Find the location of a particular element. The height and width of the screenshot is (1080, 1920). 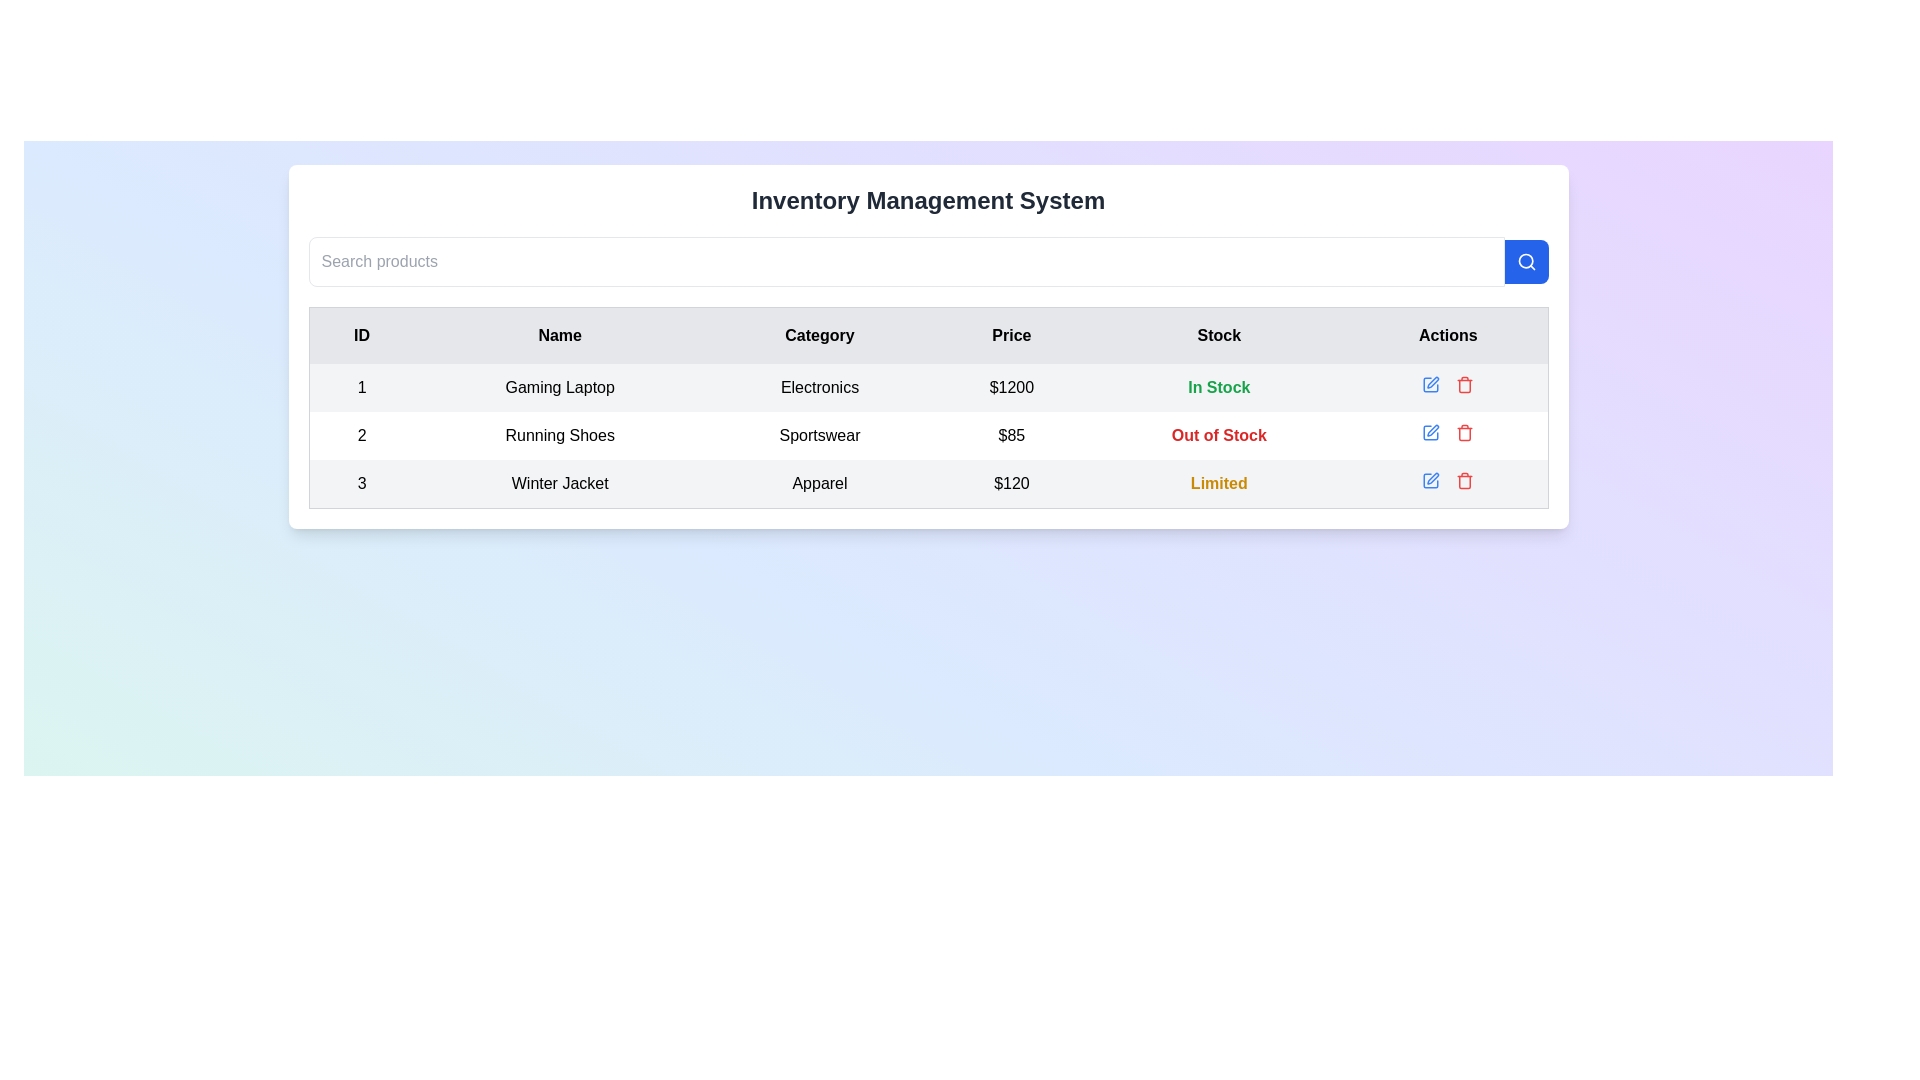

the 'Category' column header text label in the table, which is positioned between the 'Name' and 'Price' elements in the header row is located at coordinates (820, 334).